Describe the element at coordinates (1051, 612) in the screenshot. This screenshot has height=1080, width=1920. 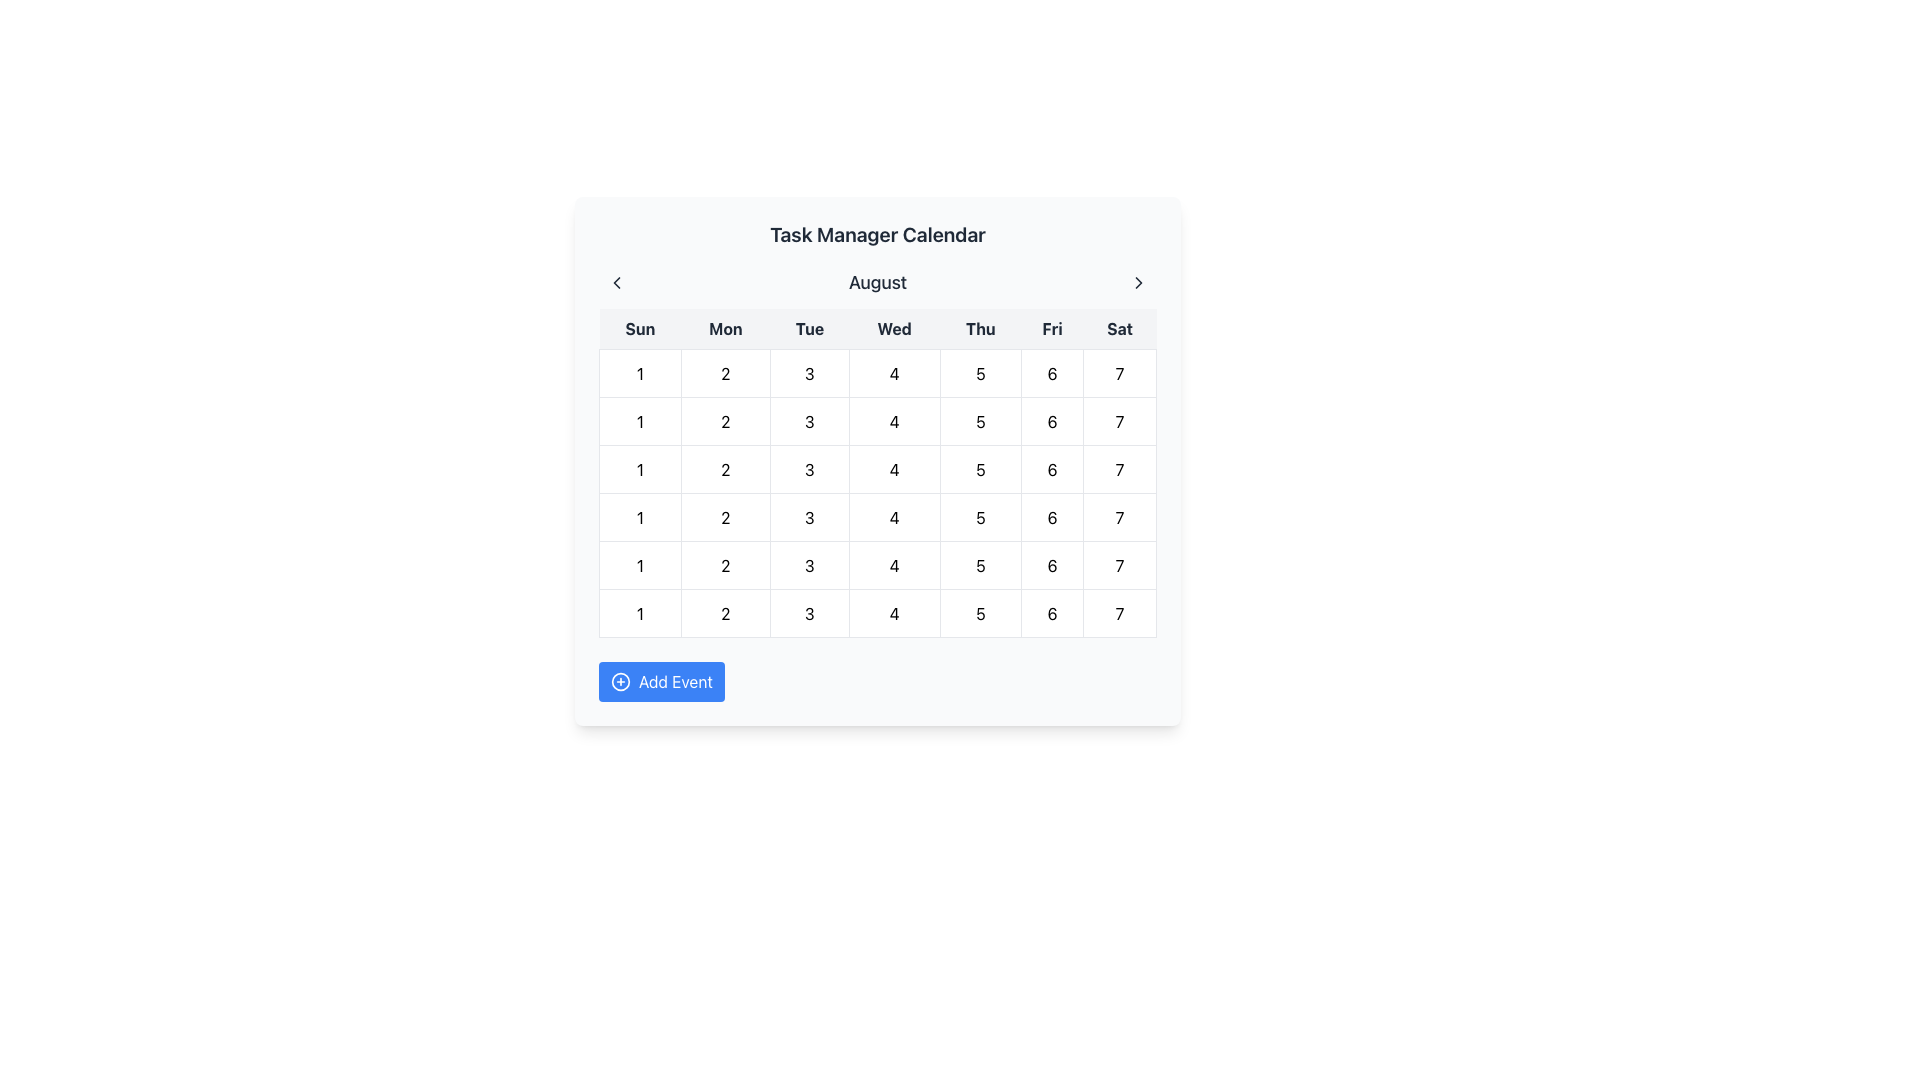
I see `the text element displaying the number '6', located in the bottom row of the grid in the fifth row and sixth column, to interact with surrounding elements` at that location.